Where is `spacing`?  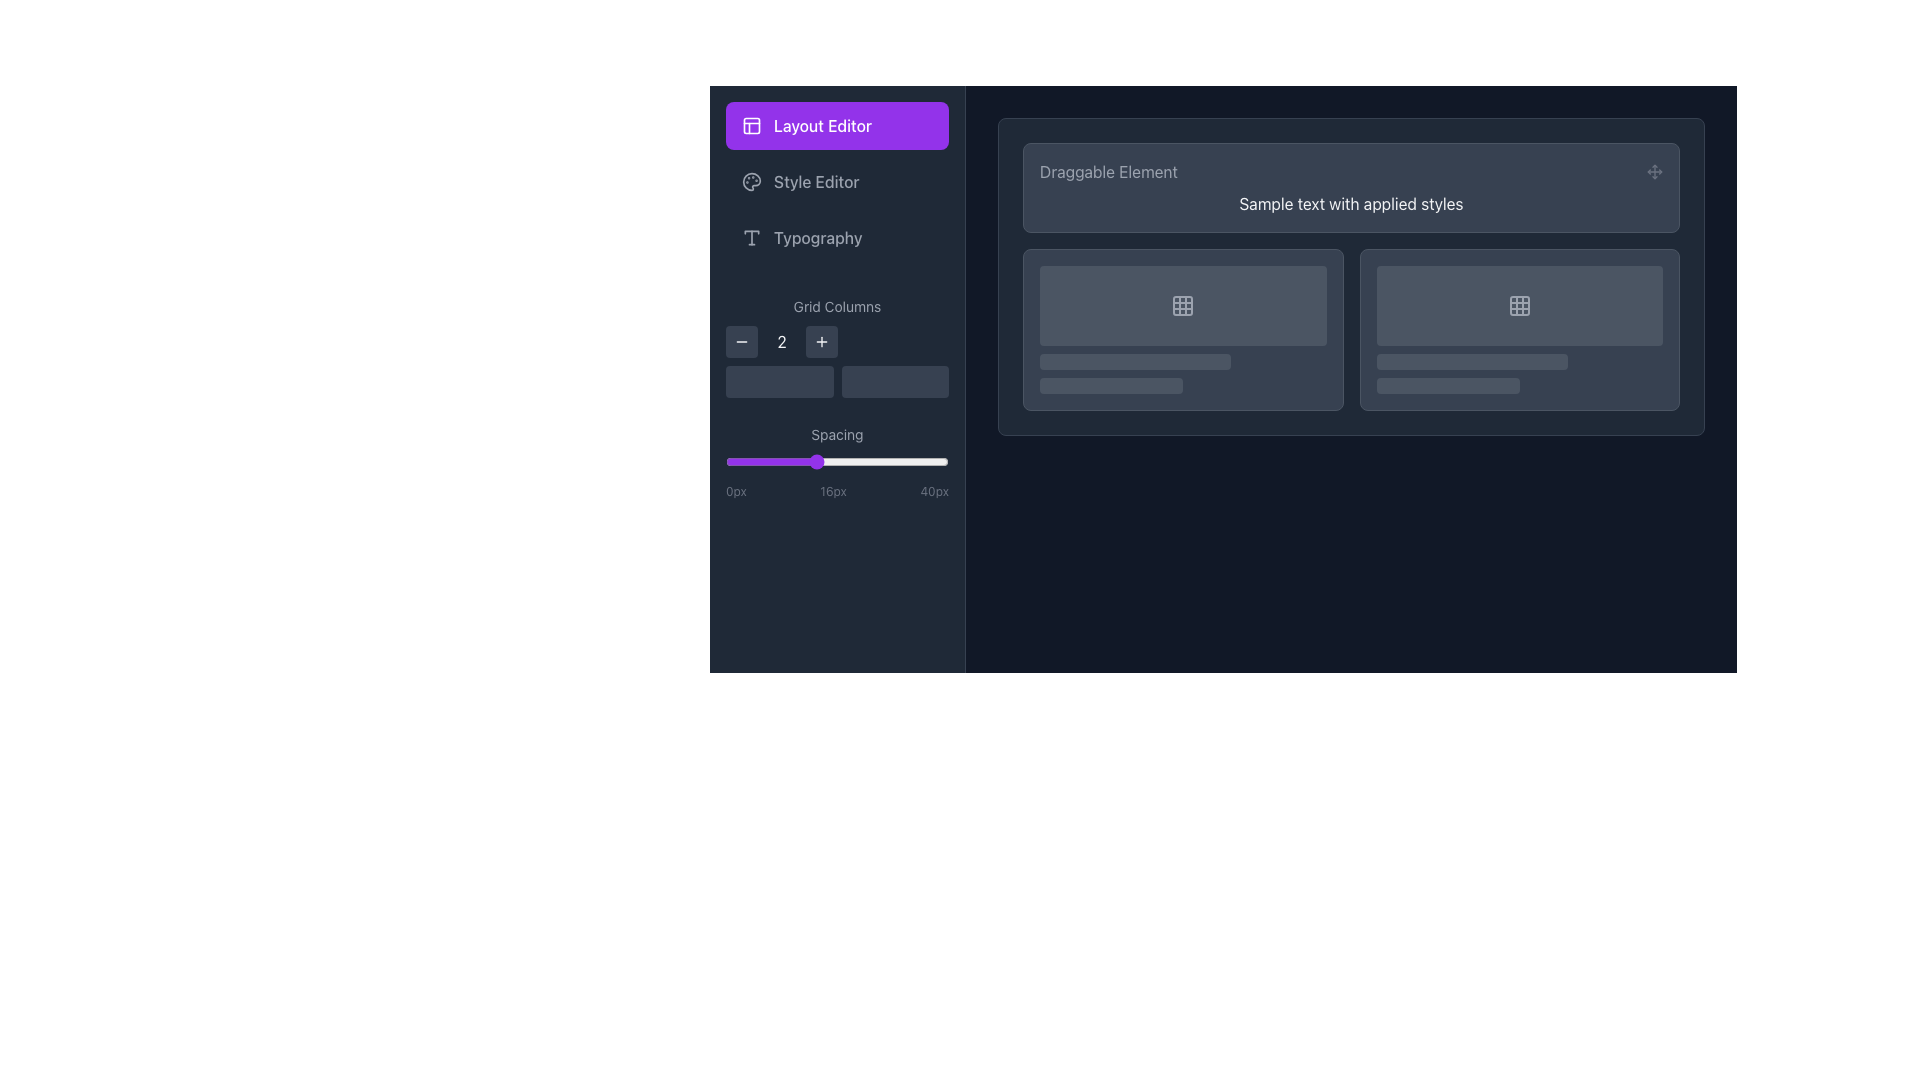
spacing is located at coordinates (870, 462).